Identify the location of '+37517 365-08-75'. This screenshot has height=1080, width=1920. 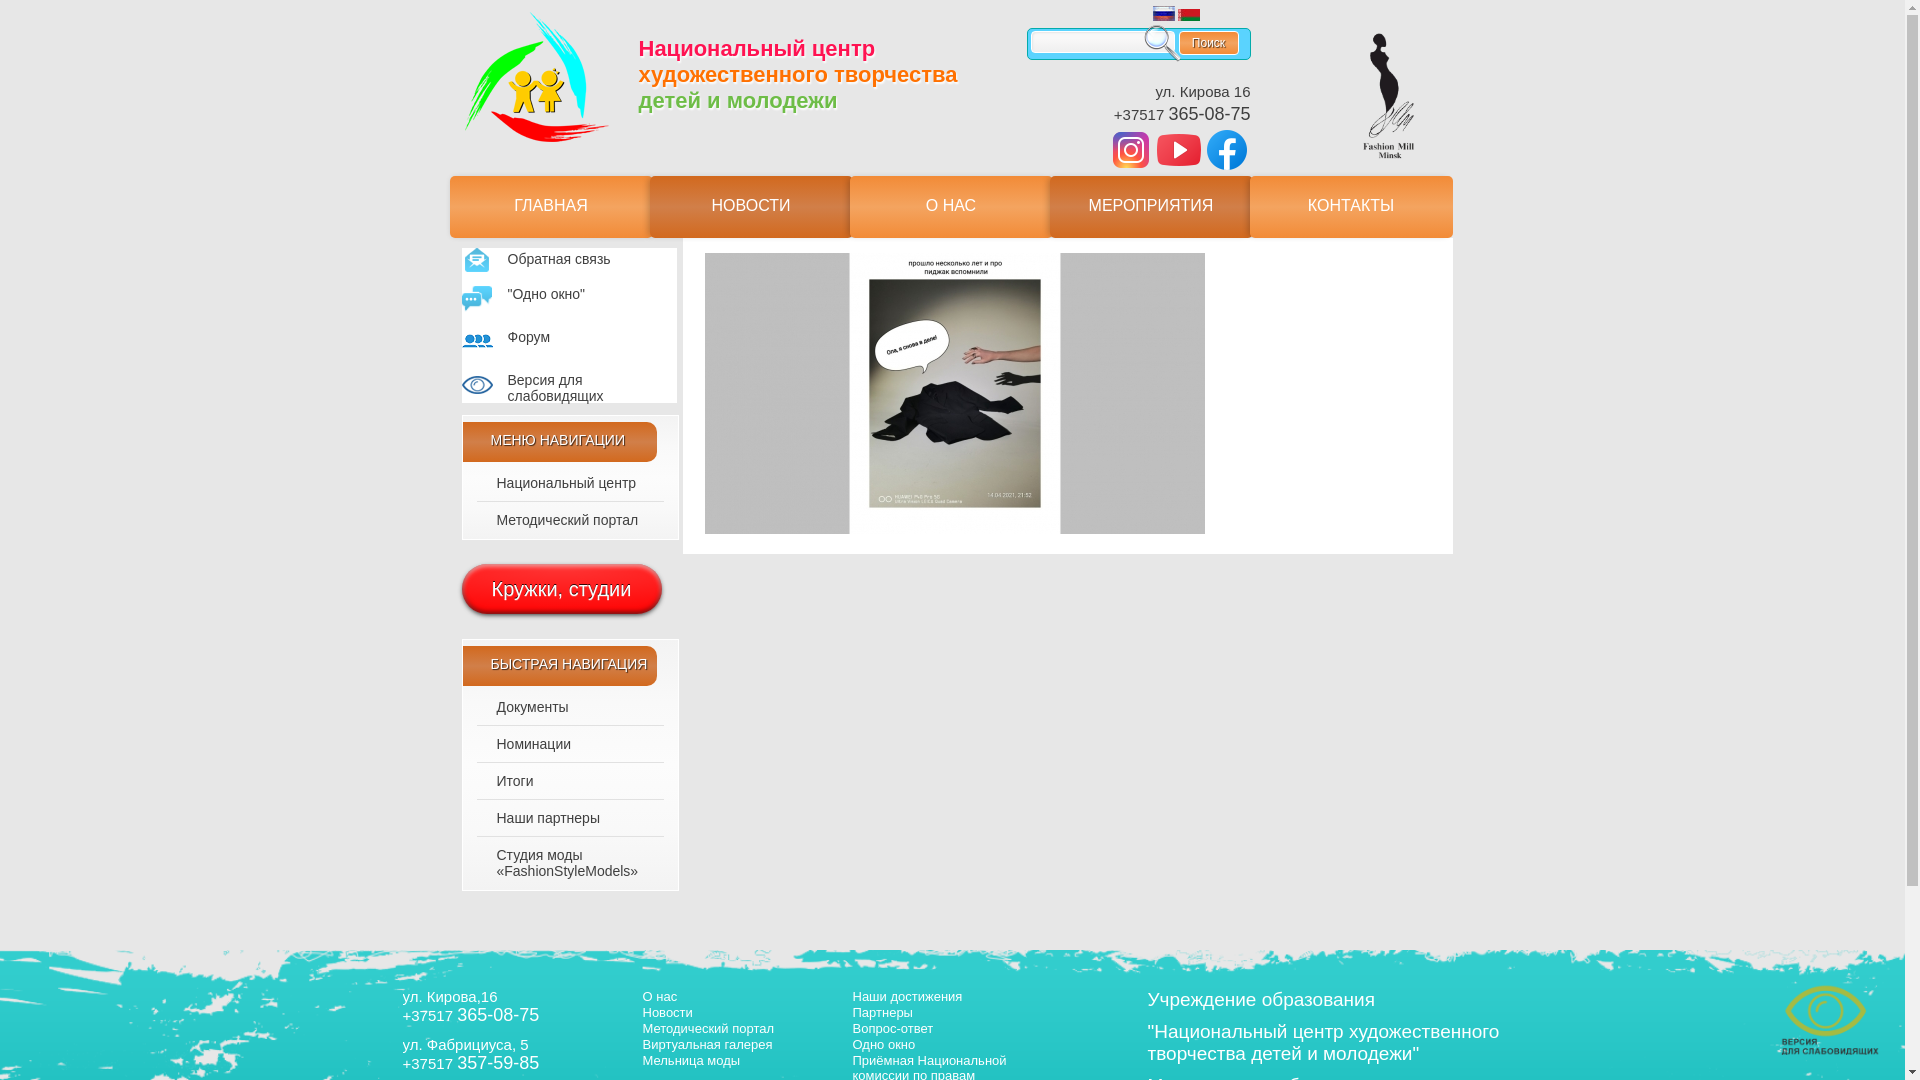
(1182, 114).